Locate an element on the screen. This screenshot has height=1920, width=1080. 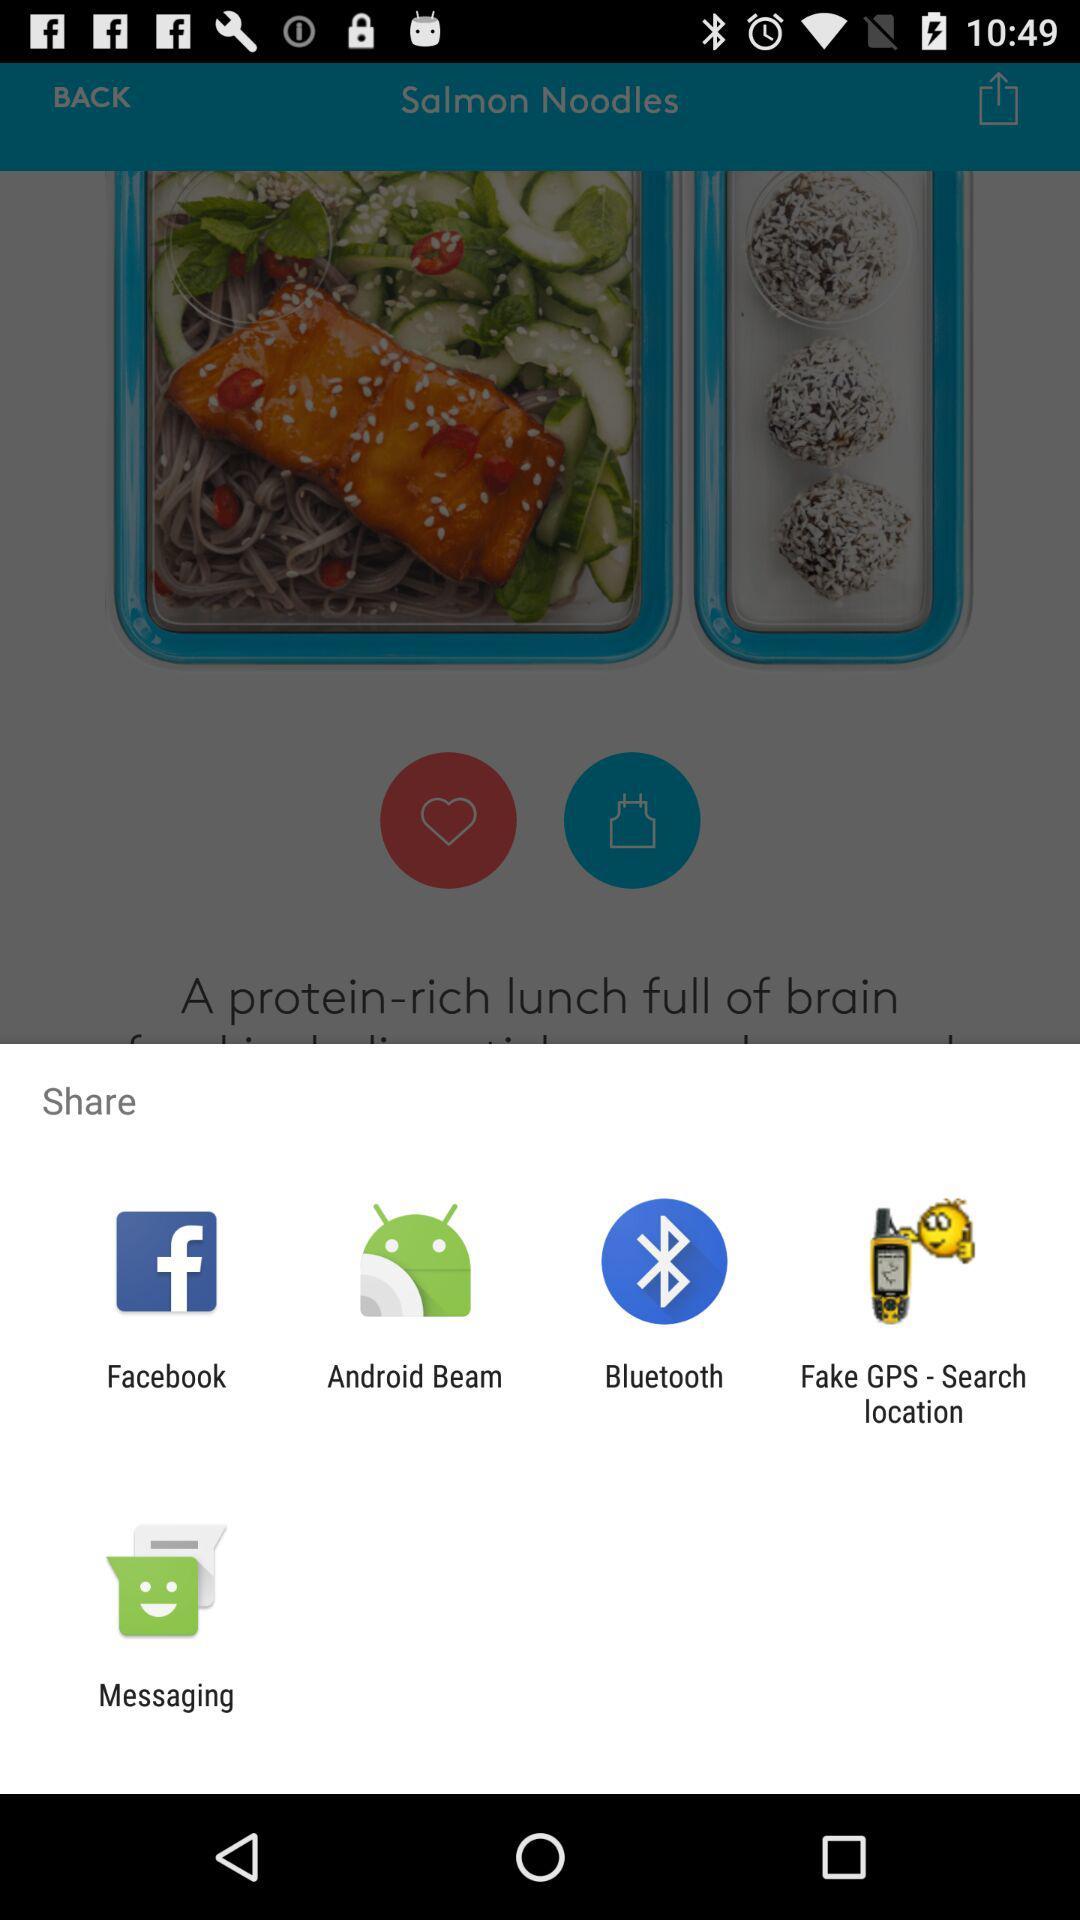
the messaging icon is located at coordinates (165, 1711).